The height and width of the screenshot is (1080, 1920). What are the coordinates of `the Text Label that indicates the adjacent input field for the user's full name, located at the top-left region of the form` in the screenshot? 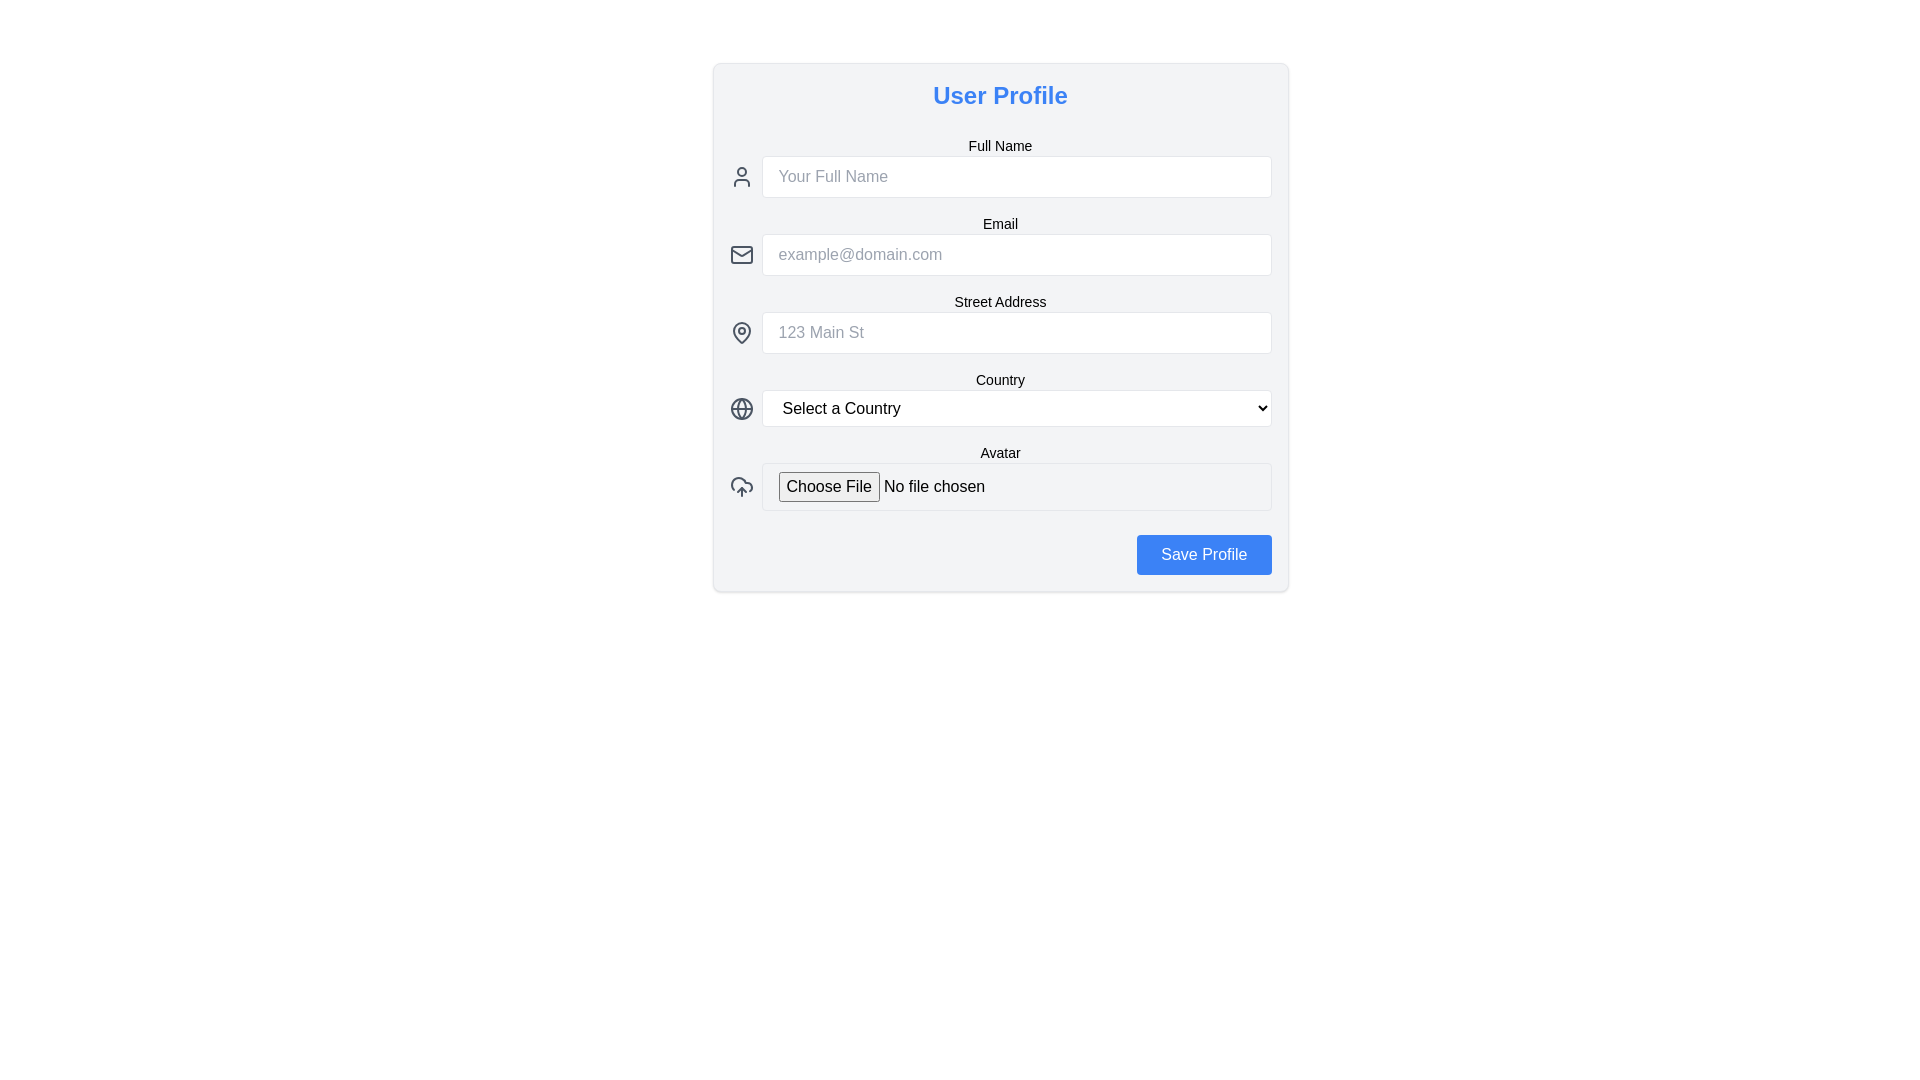 It's located at (1000, 145).